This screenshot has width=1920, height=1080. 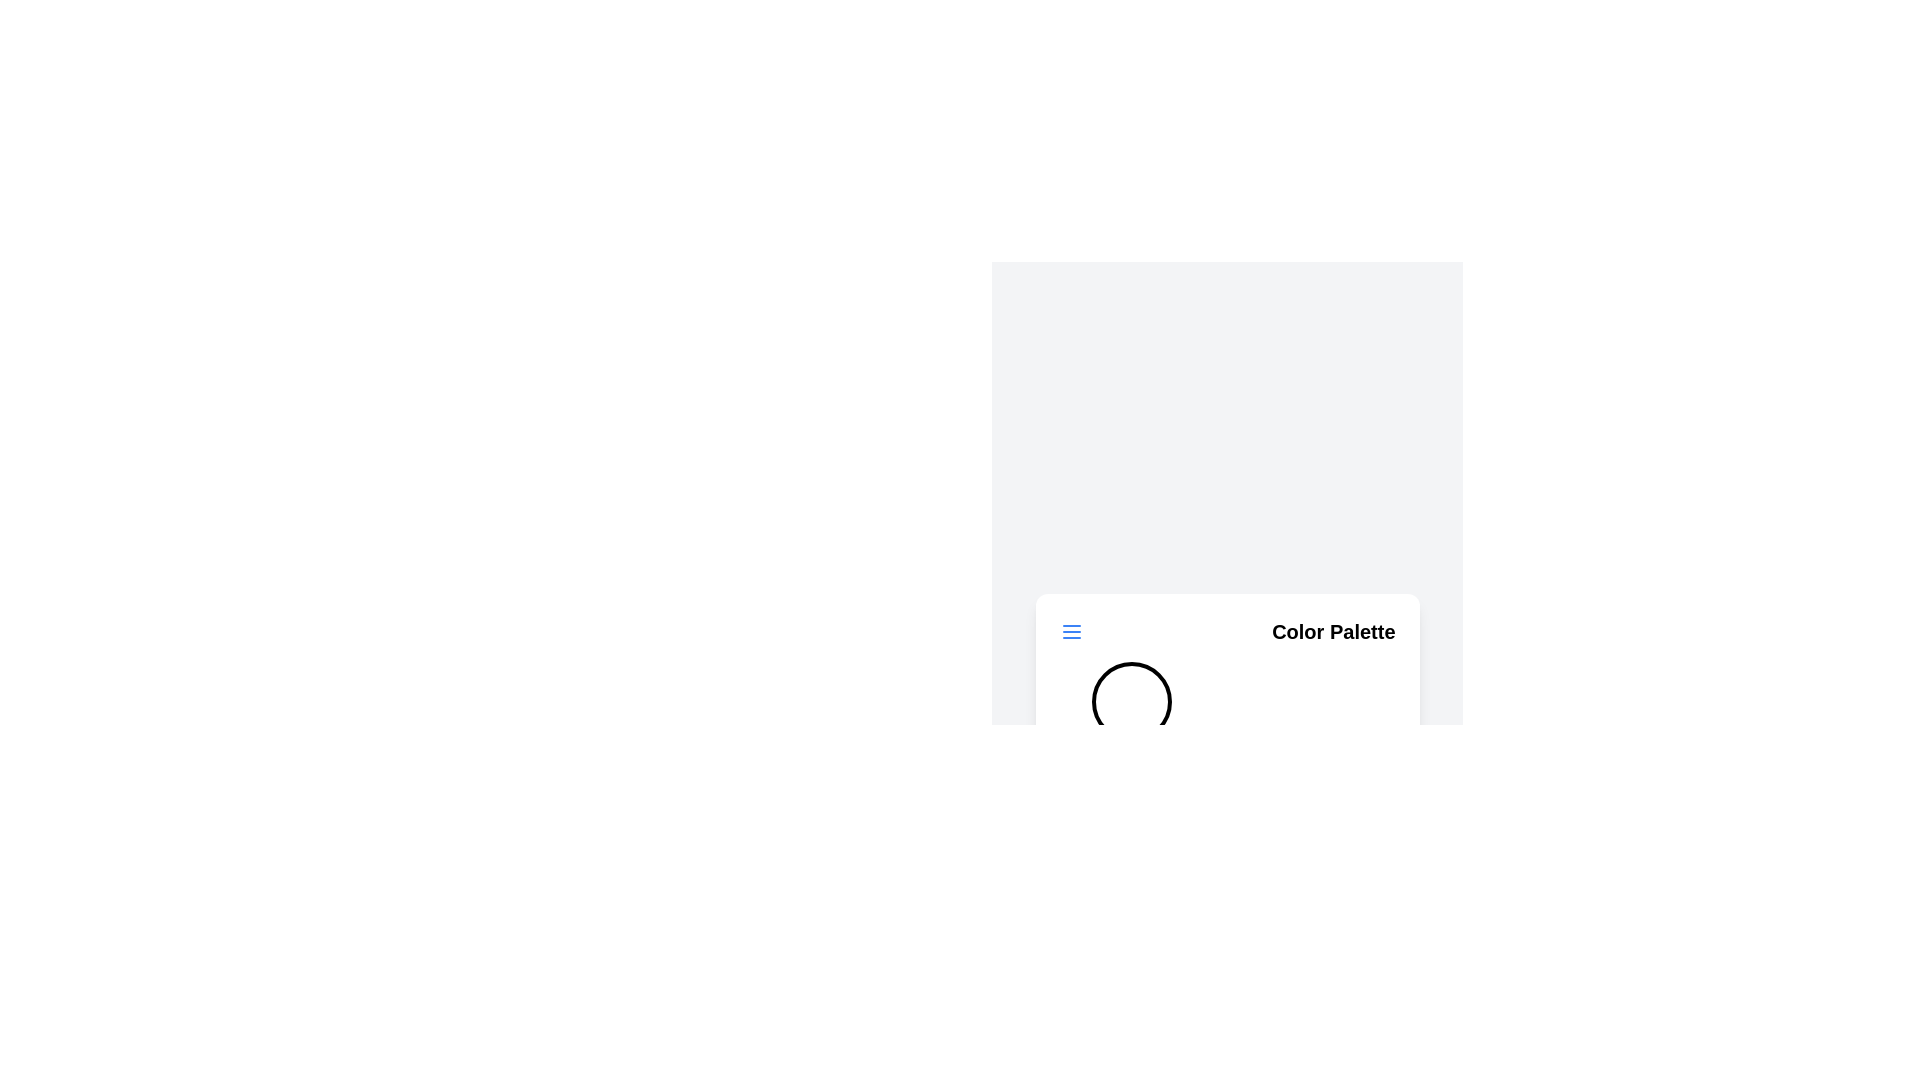 I want to click on the menu icon in the header, so click(x=1070, y=632).